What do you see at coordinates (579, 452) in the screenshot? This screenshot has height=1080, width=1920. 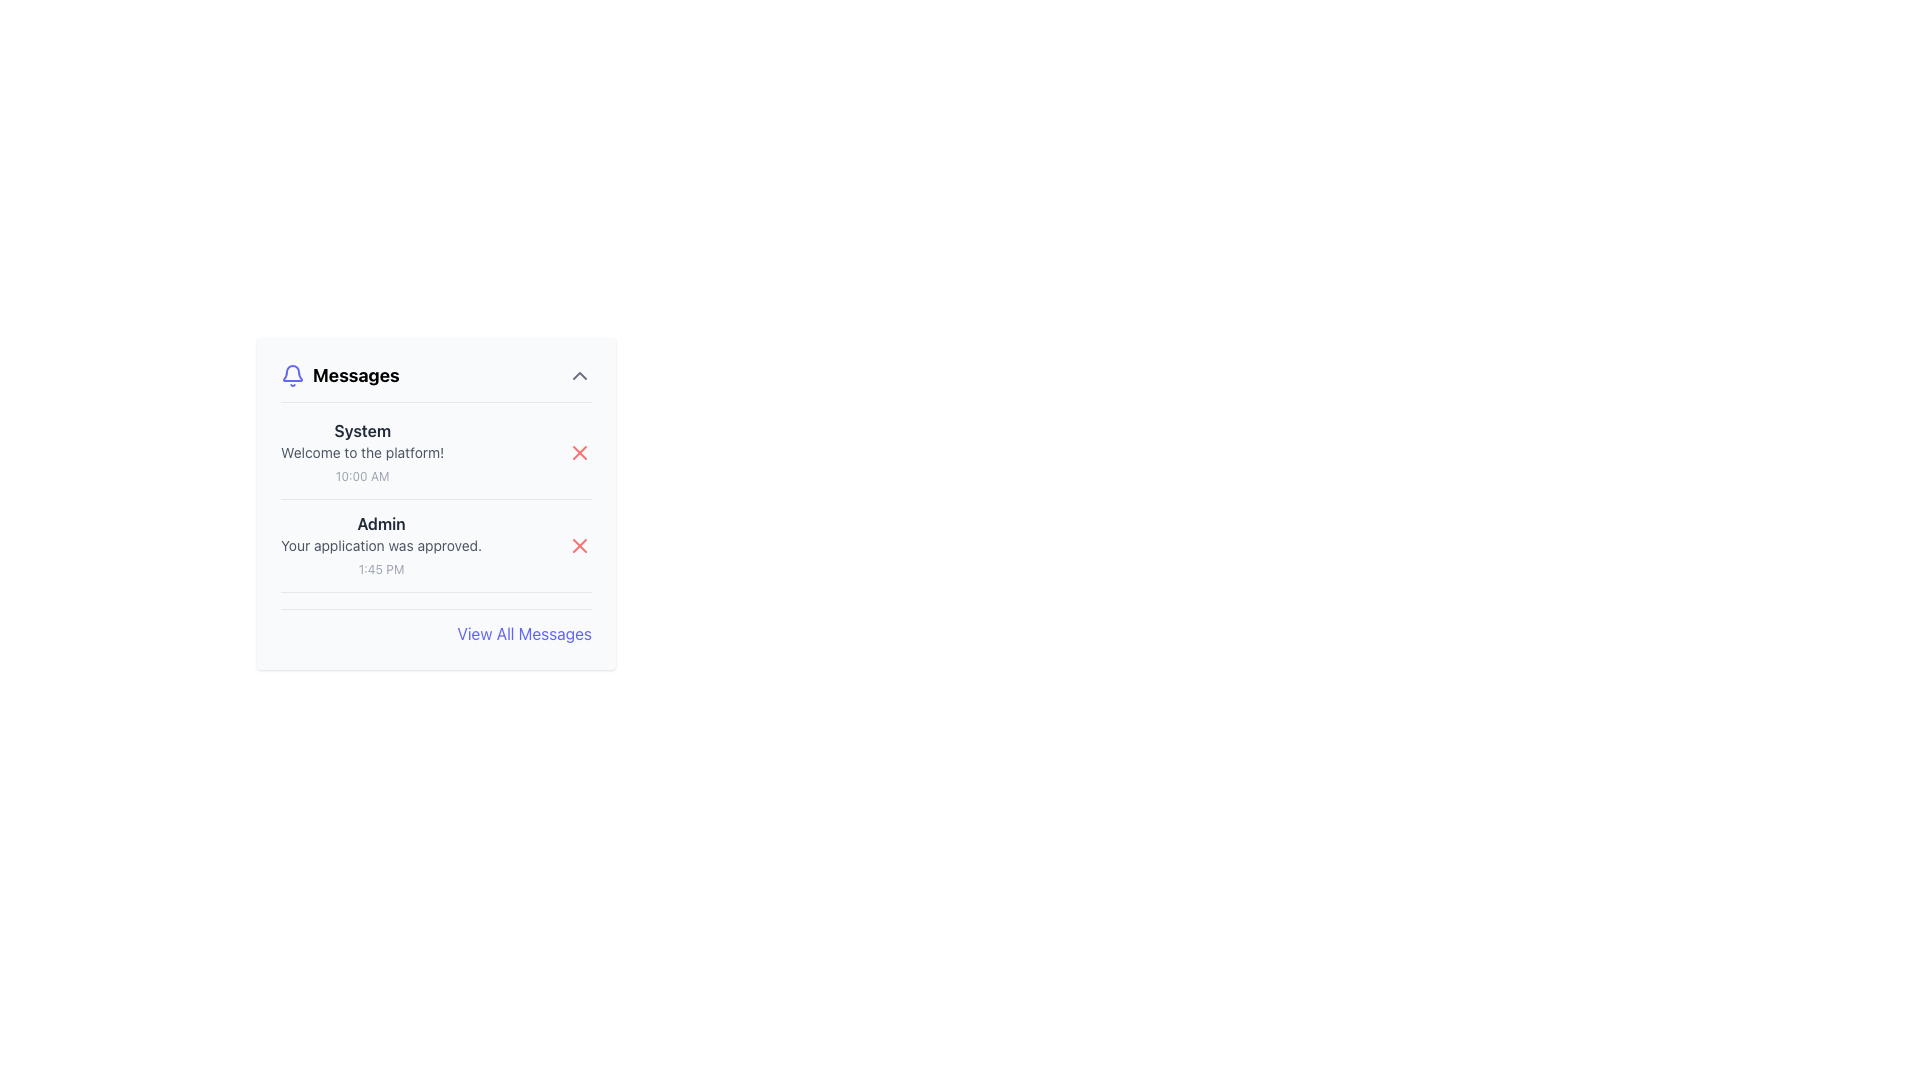 I see `the red diagonal cross-shaped icon located to the right of the 'Admin' text and below the 'System' text in the messages interface` at bounding box center [579, 452].